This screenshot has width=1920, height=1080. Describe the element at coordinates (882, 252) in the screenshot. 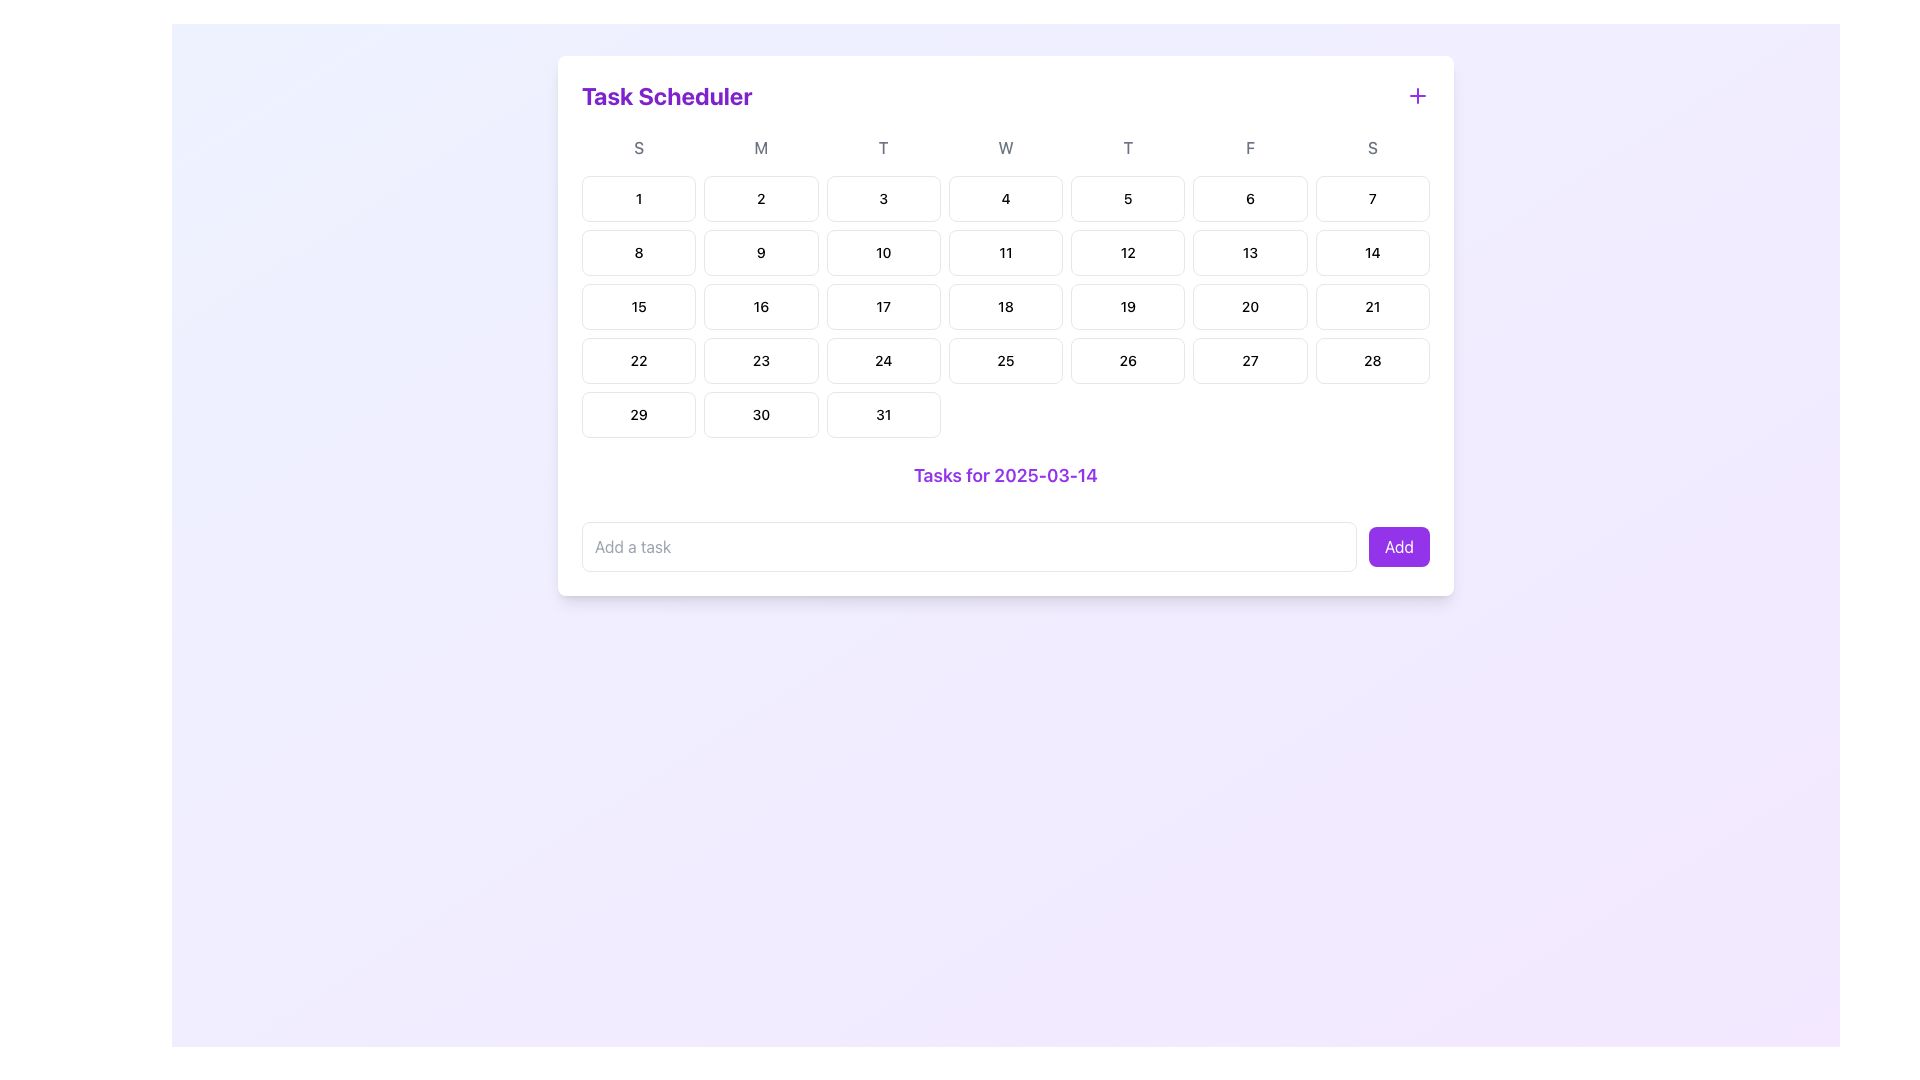

I see `the date selector button representing the date '10'` at that location.